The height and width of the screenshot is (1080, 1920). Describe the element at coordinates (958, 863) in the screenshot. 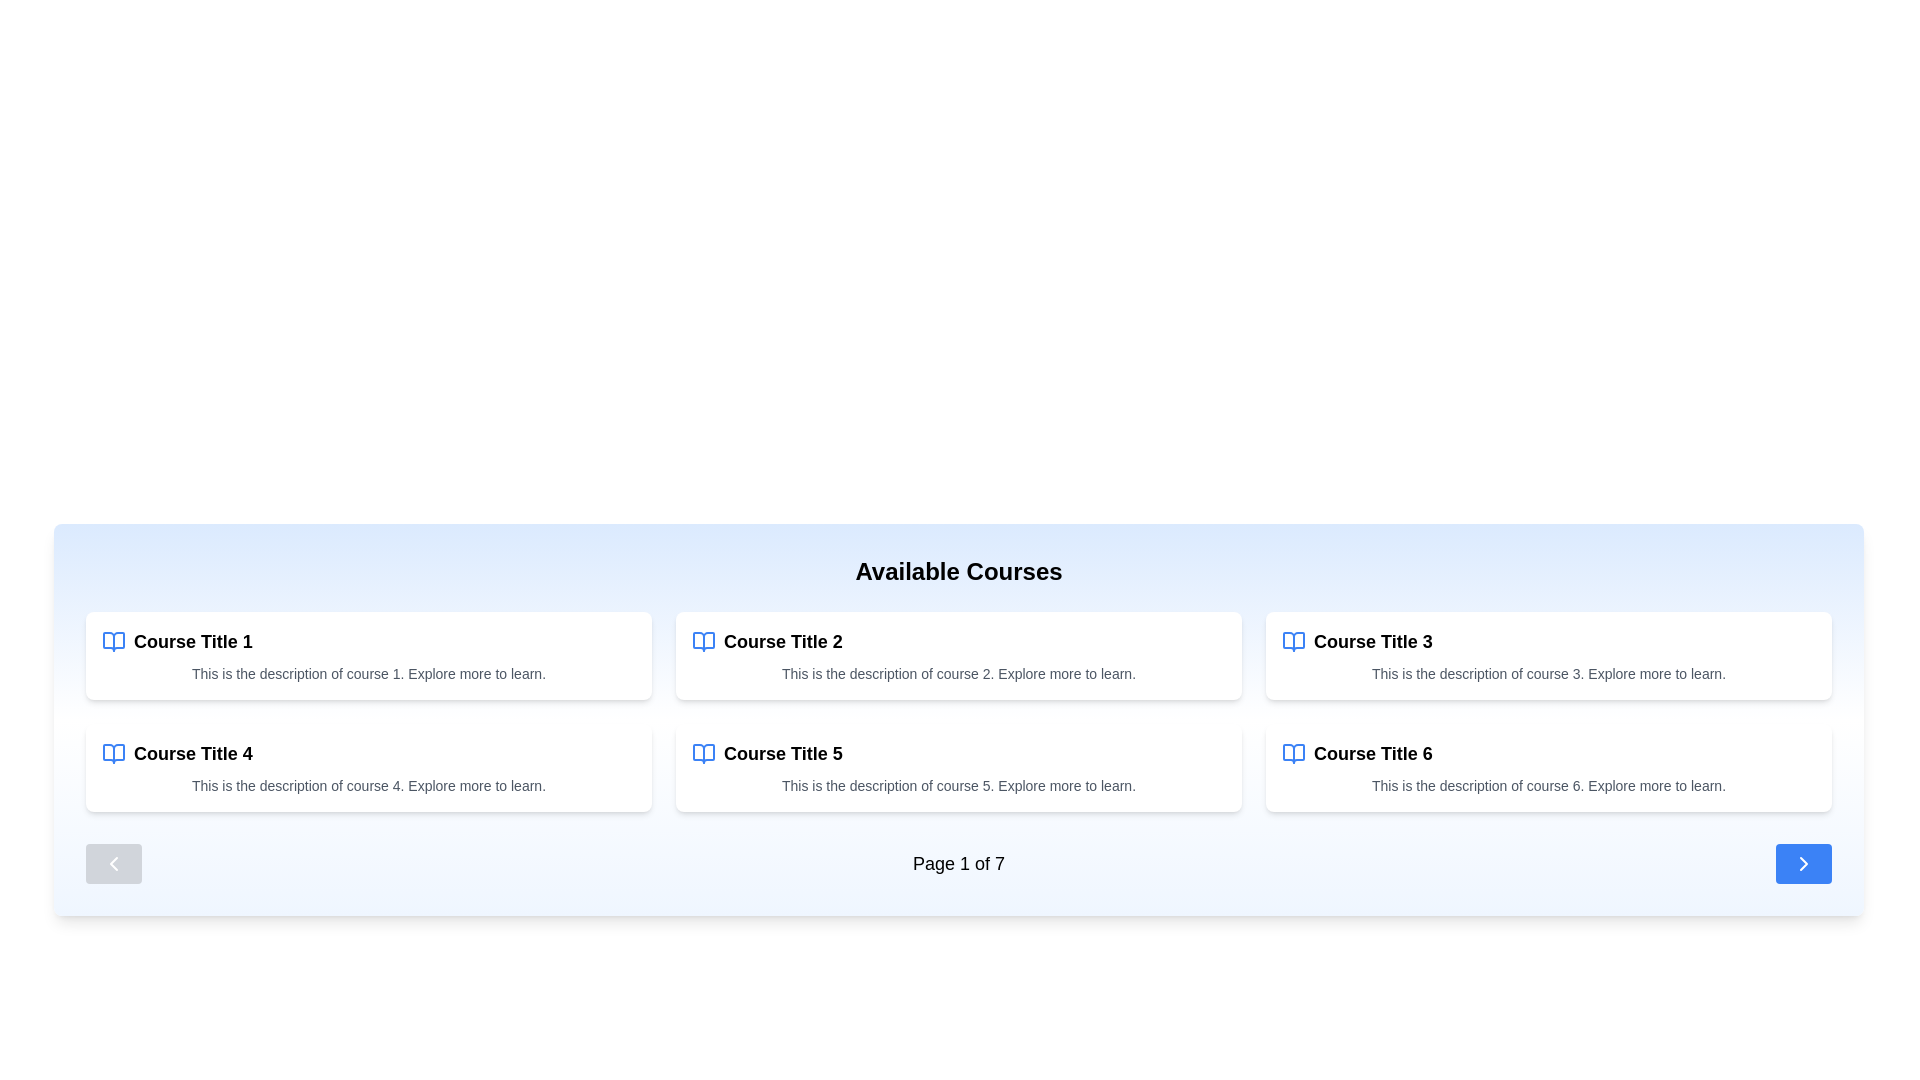

I see `the pagination indicator text label displaying 'Page 1 of 7', located at the bottom center of the page` at that location.